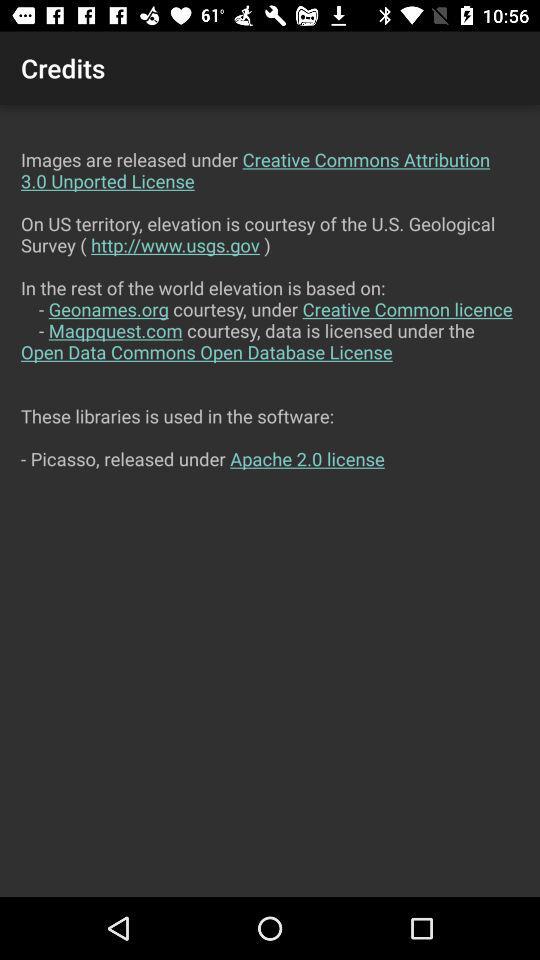 Image resolution: width=540 pixels, height=960 pixels. I want to click on images are released, so click(270, 500).